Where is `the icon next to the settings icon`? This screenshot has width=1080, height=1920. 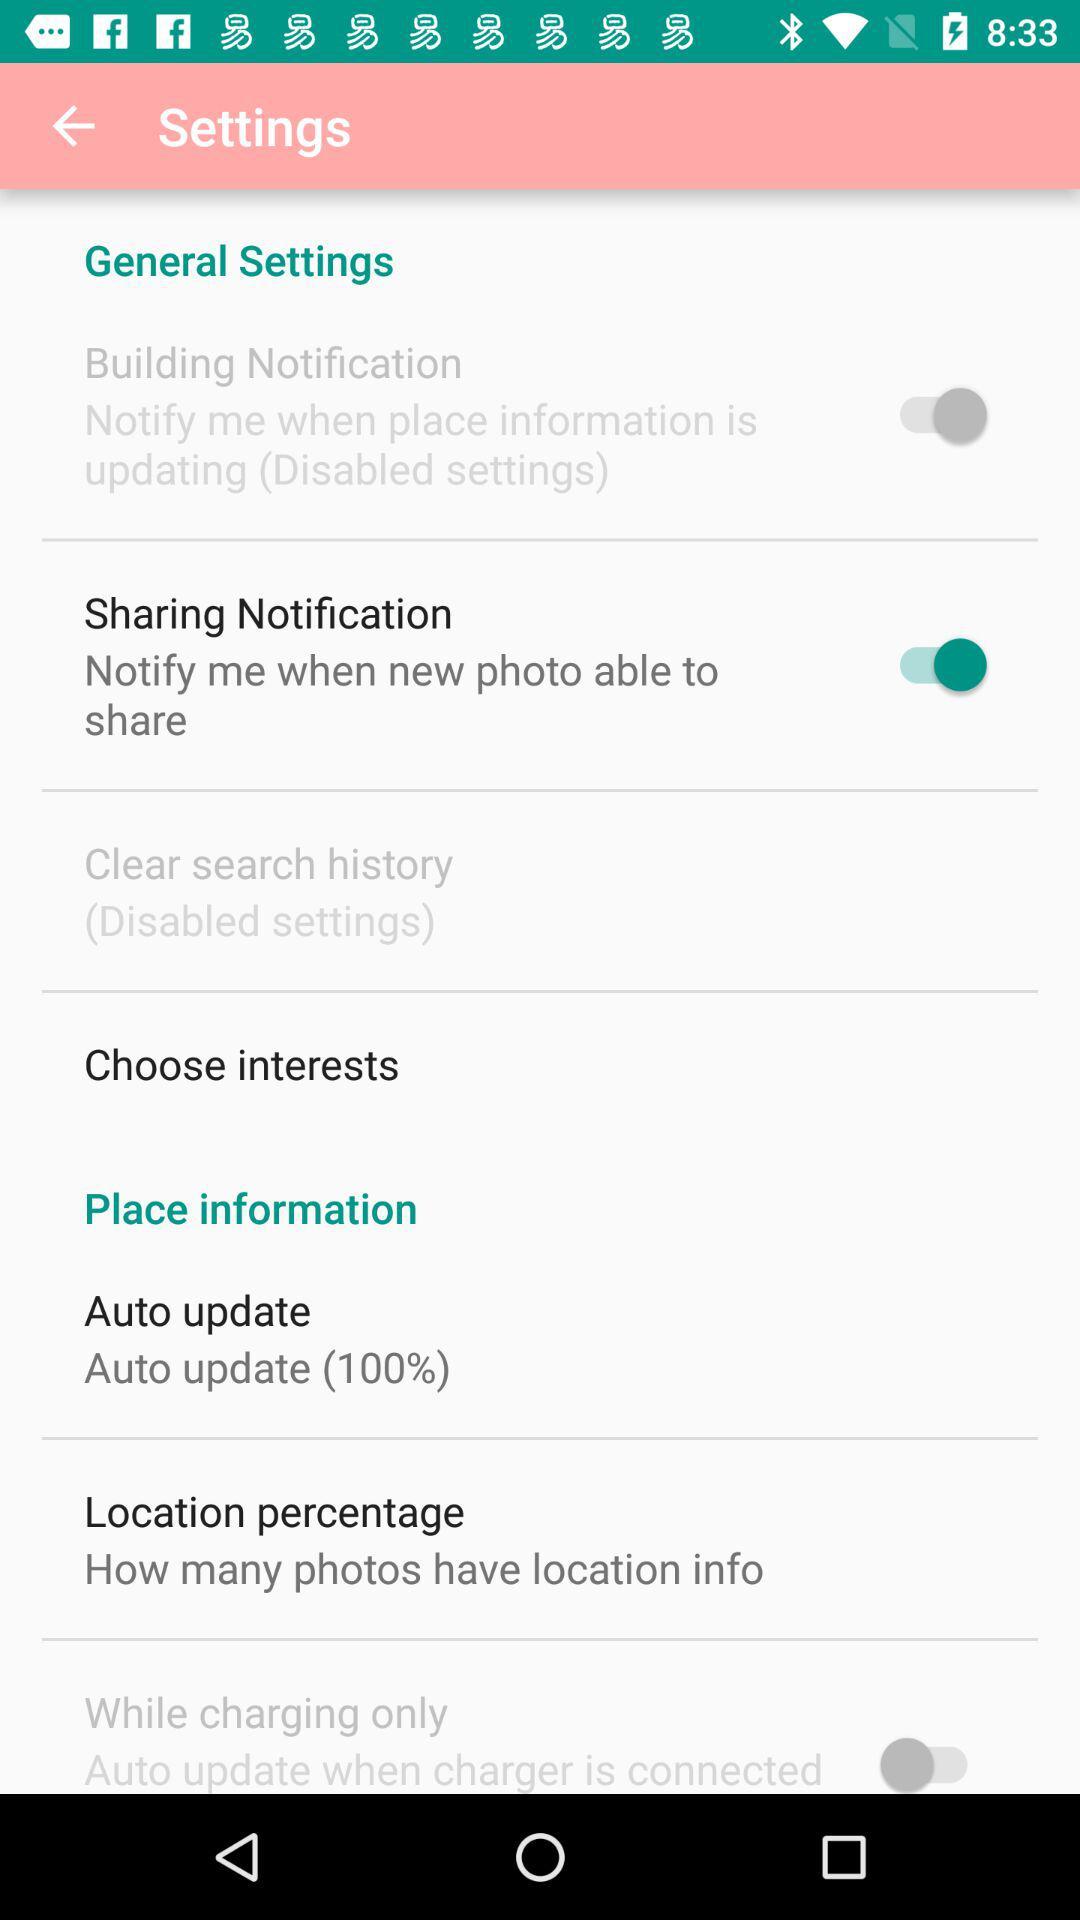 the icon next to the settings icon is located at coordinates (72, 124).